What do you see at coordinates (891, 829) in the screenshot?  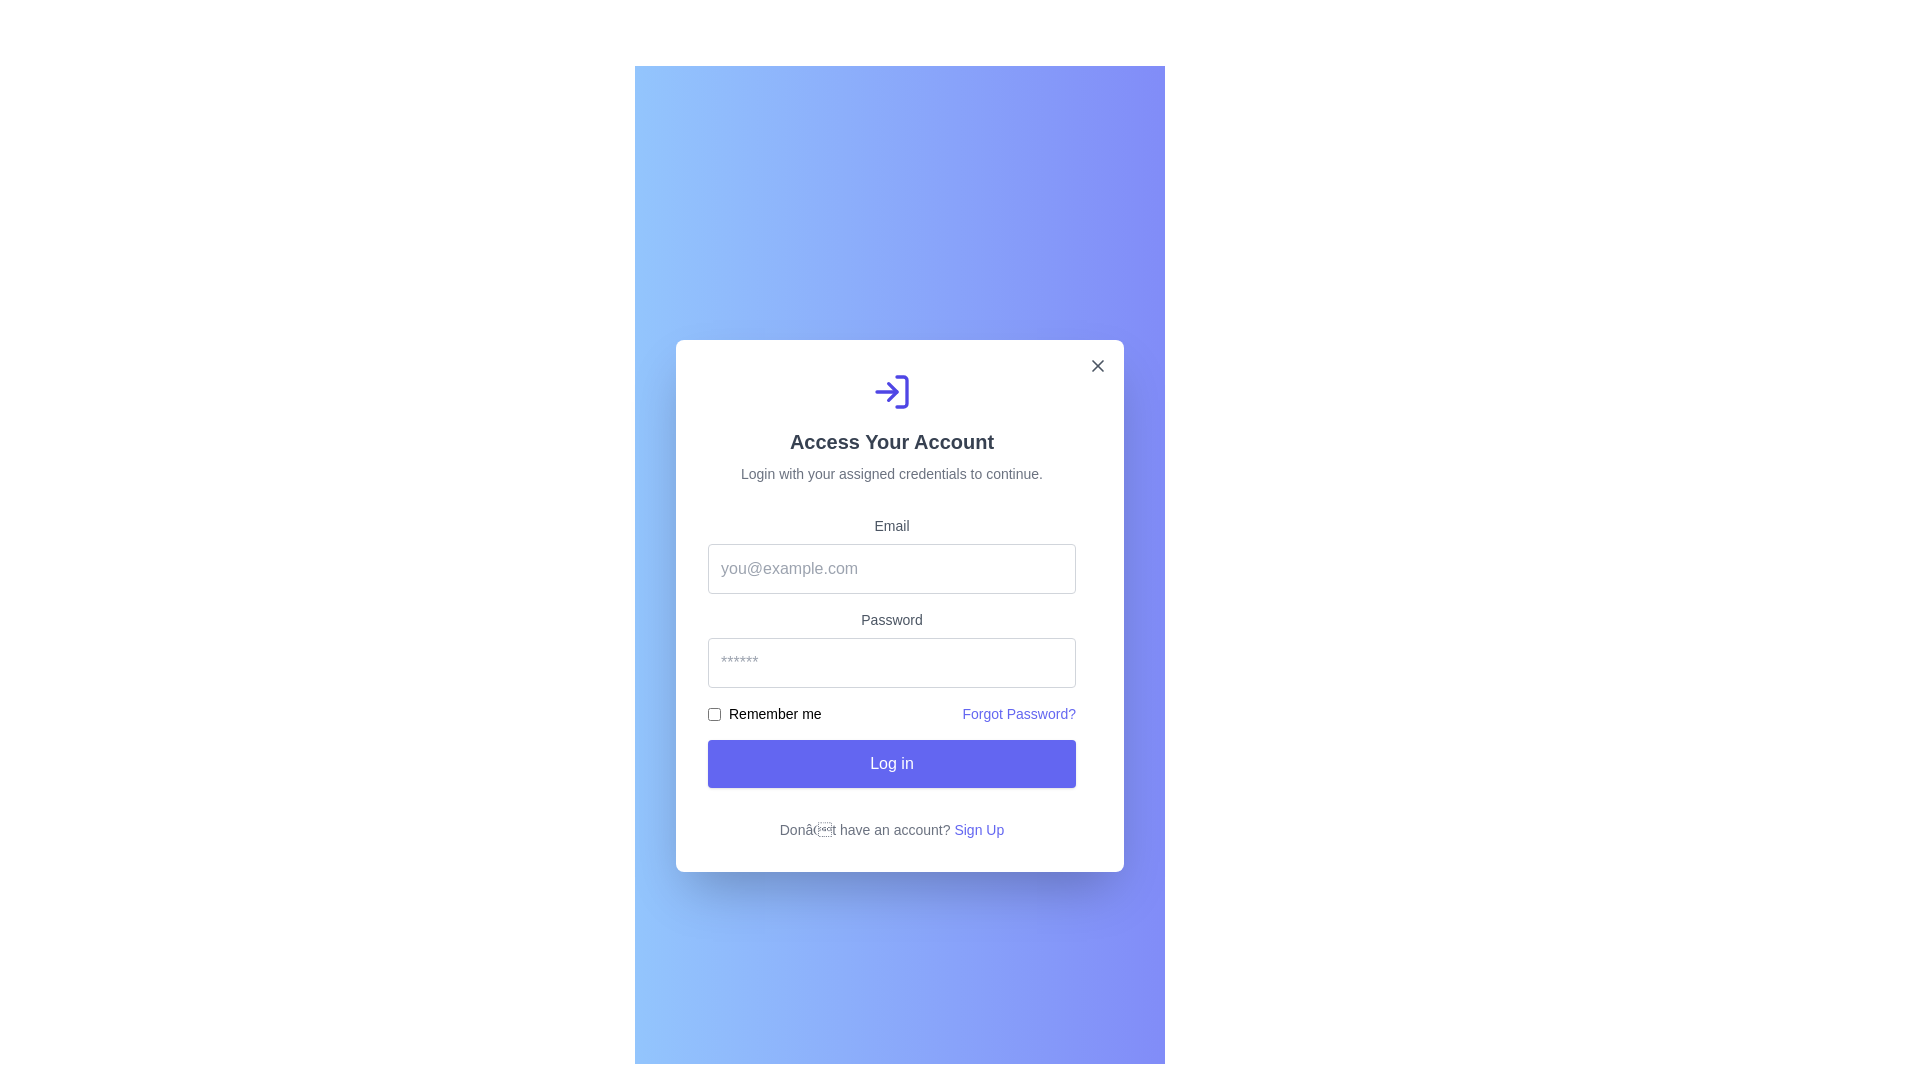 I see `the text element that says 'Don’t have an account? Sign Up.', which includes a clickable link styled in blue` at bounding box center [891, 829].